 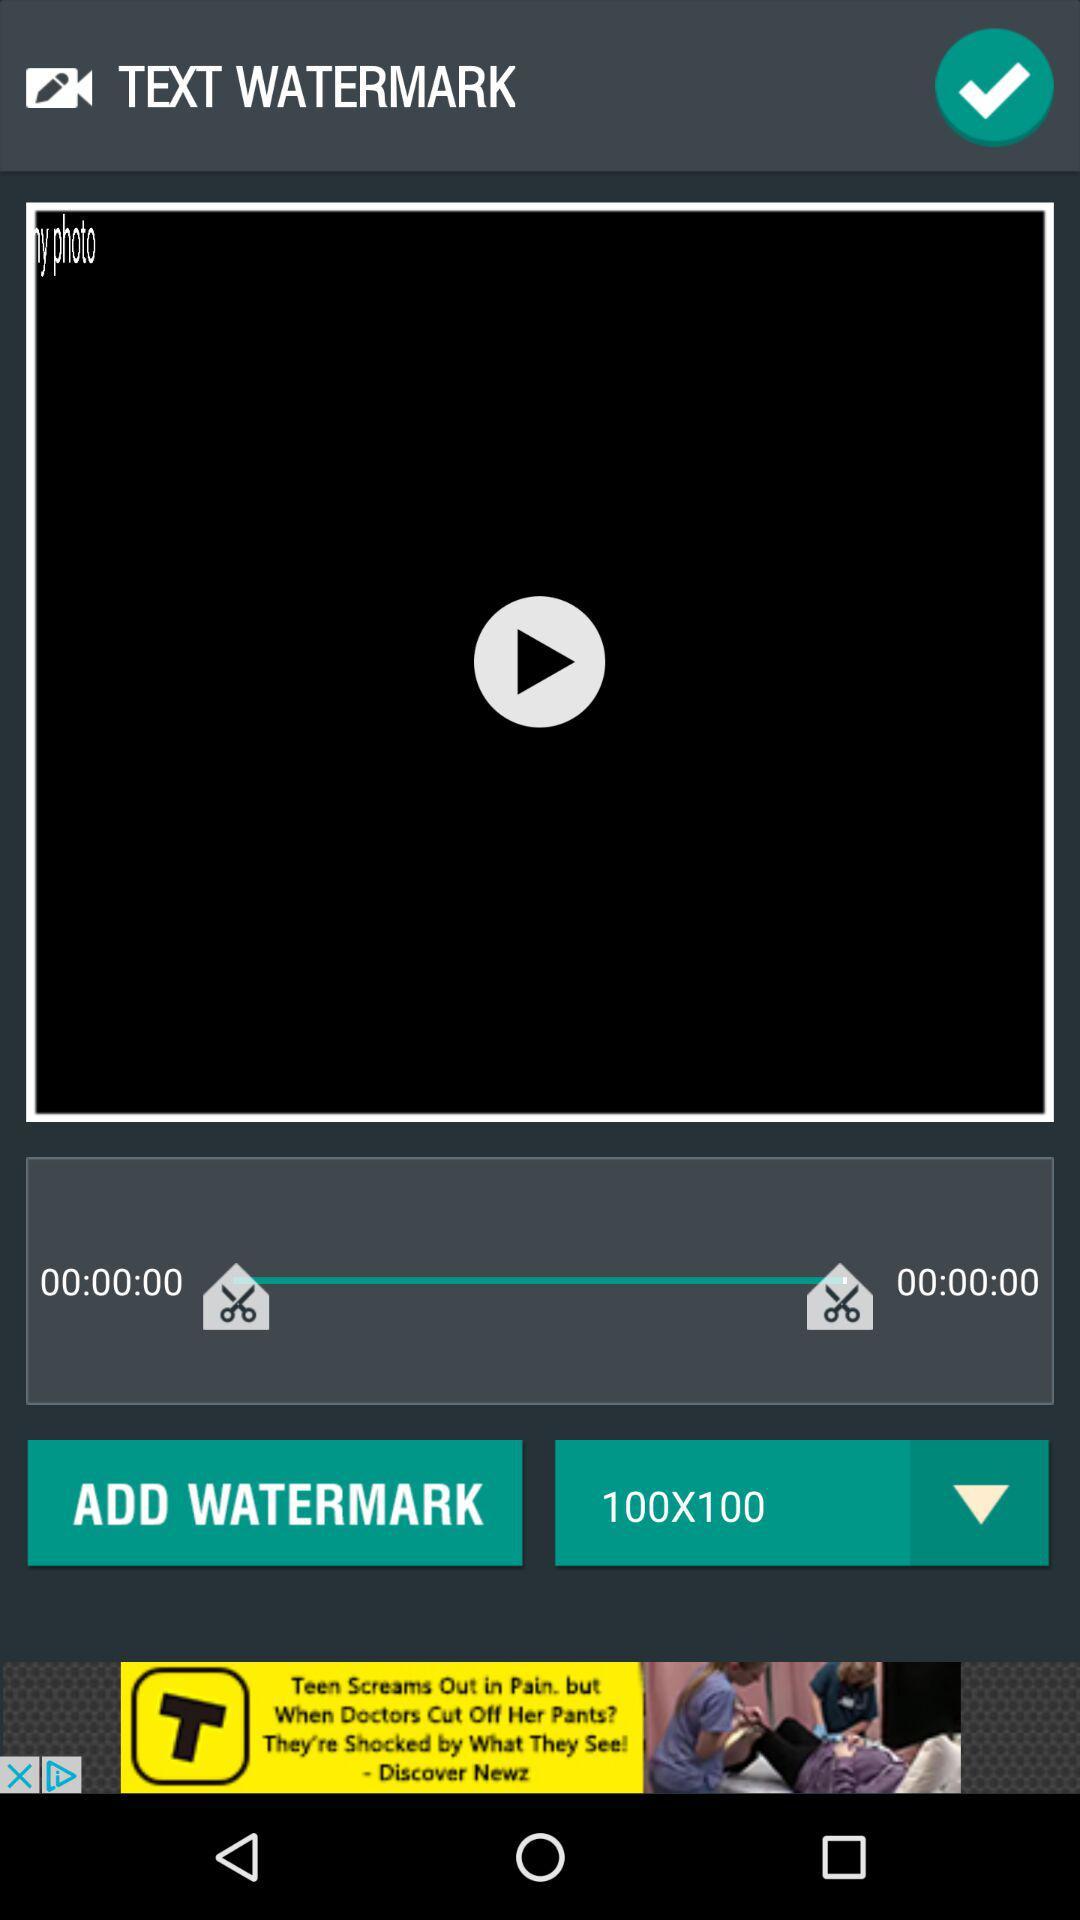 What do you see at coordinates (994, 86) in the screenshot?
I see `accept item` at bounding box center [994, 86].